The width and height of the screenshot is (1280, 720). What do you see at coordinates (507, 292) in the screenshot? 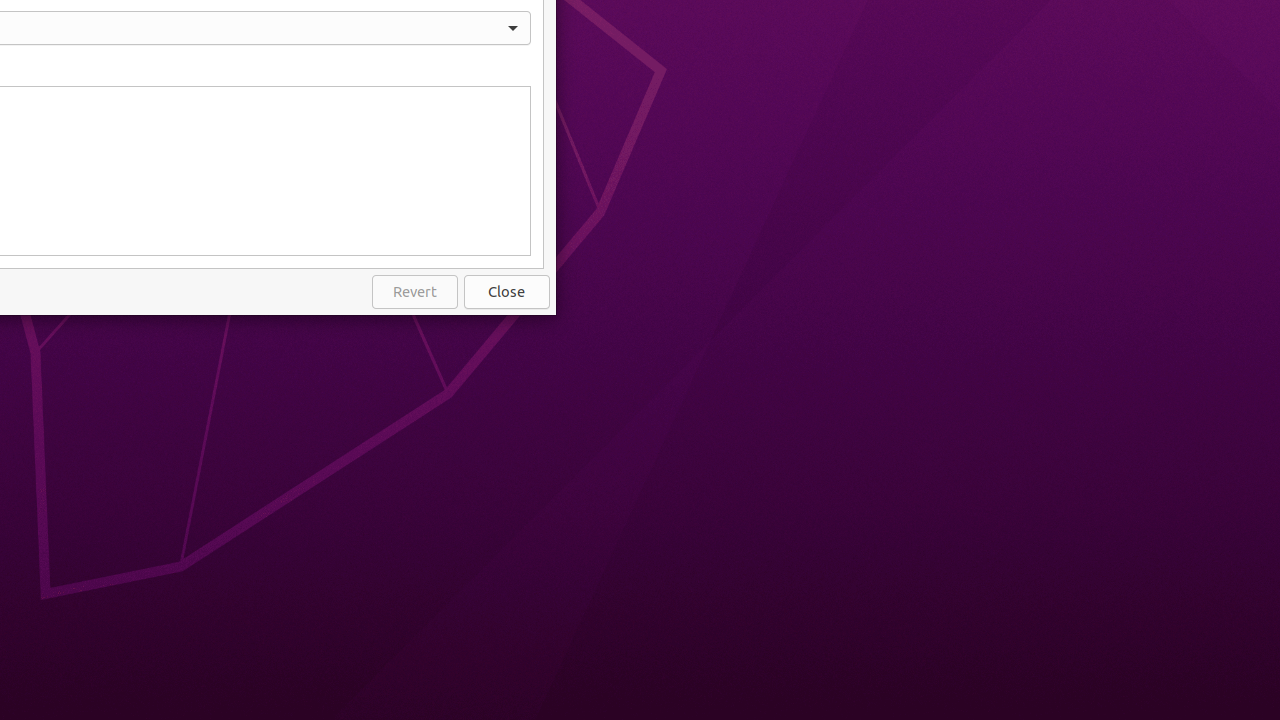
I see `'Close'` at bounding box center [507, 292].